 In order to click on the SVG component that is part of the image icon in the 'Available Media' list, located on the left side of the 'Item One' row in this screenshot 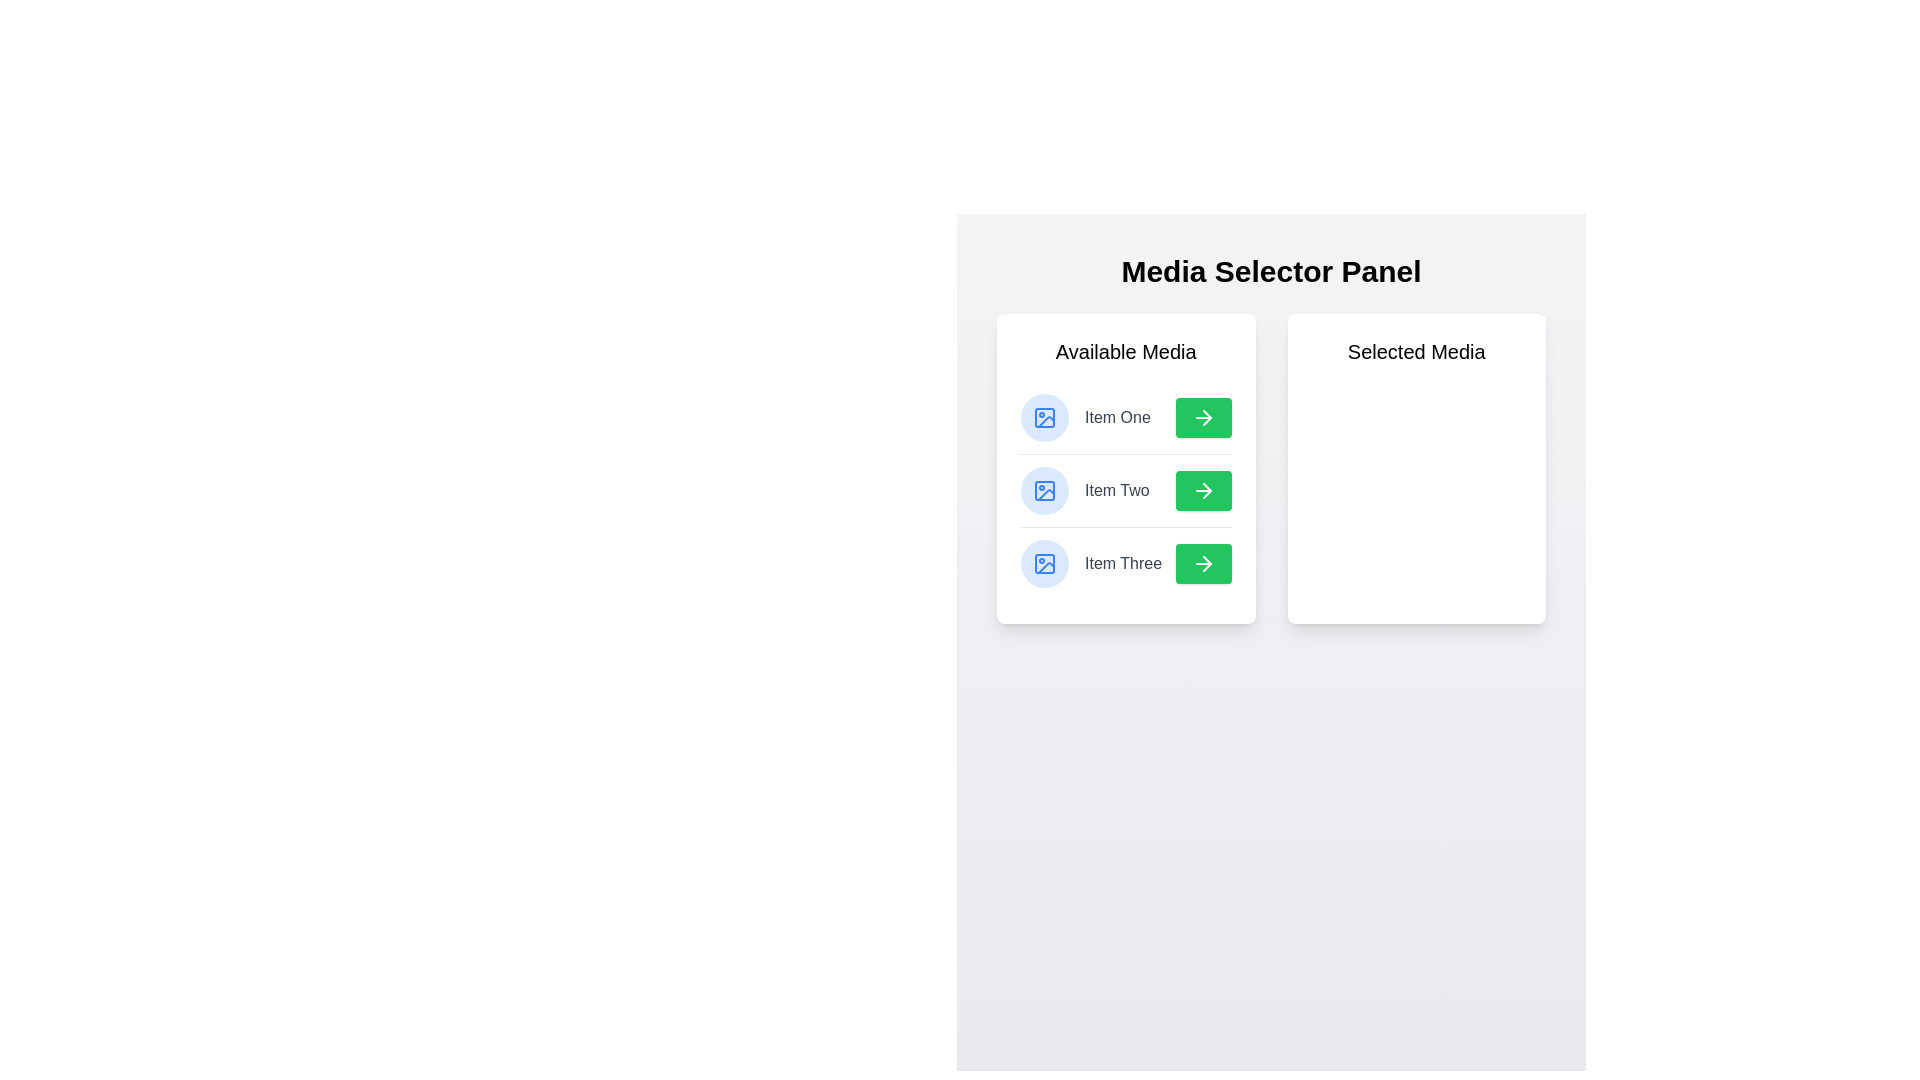, I will do `click(1044, 416)`.